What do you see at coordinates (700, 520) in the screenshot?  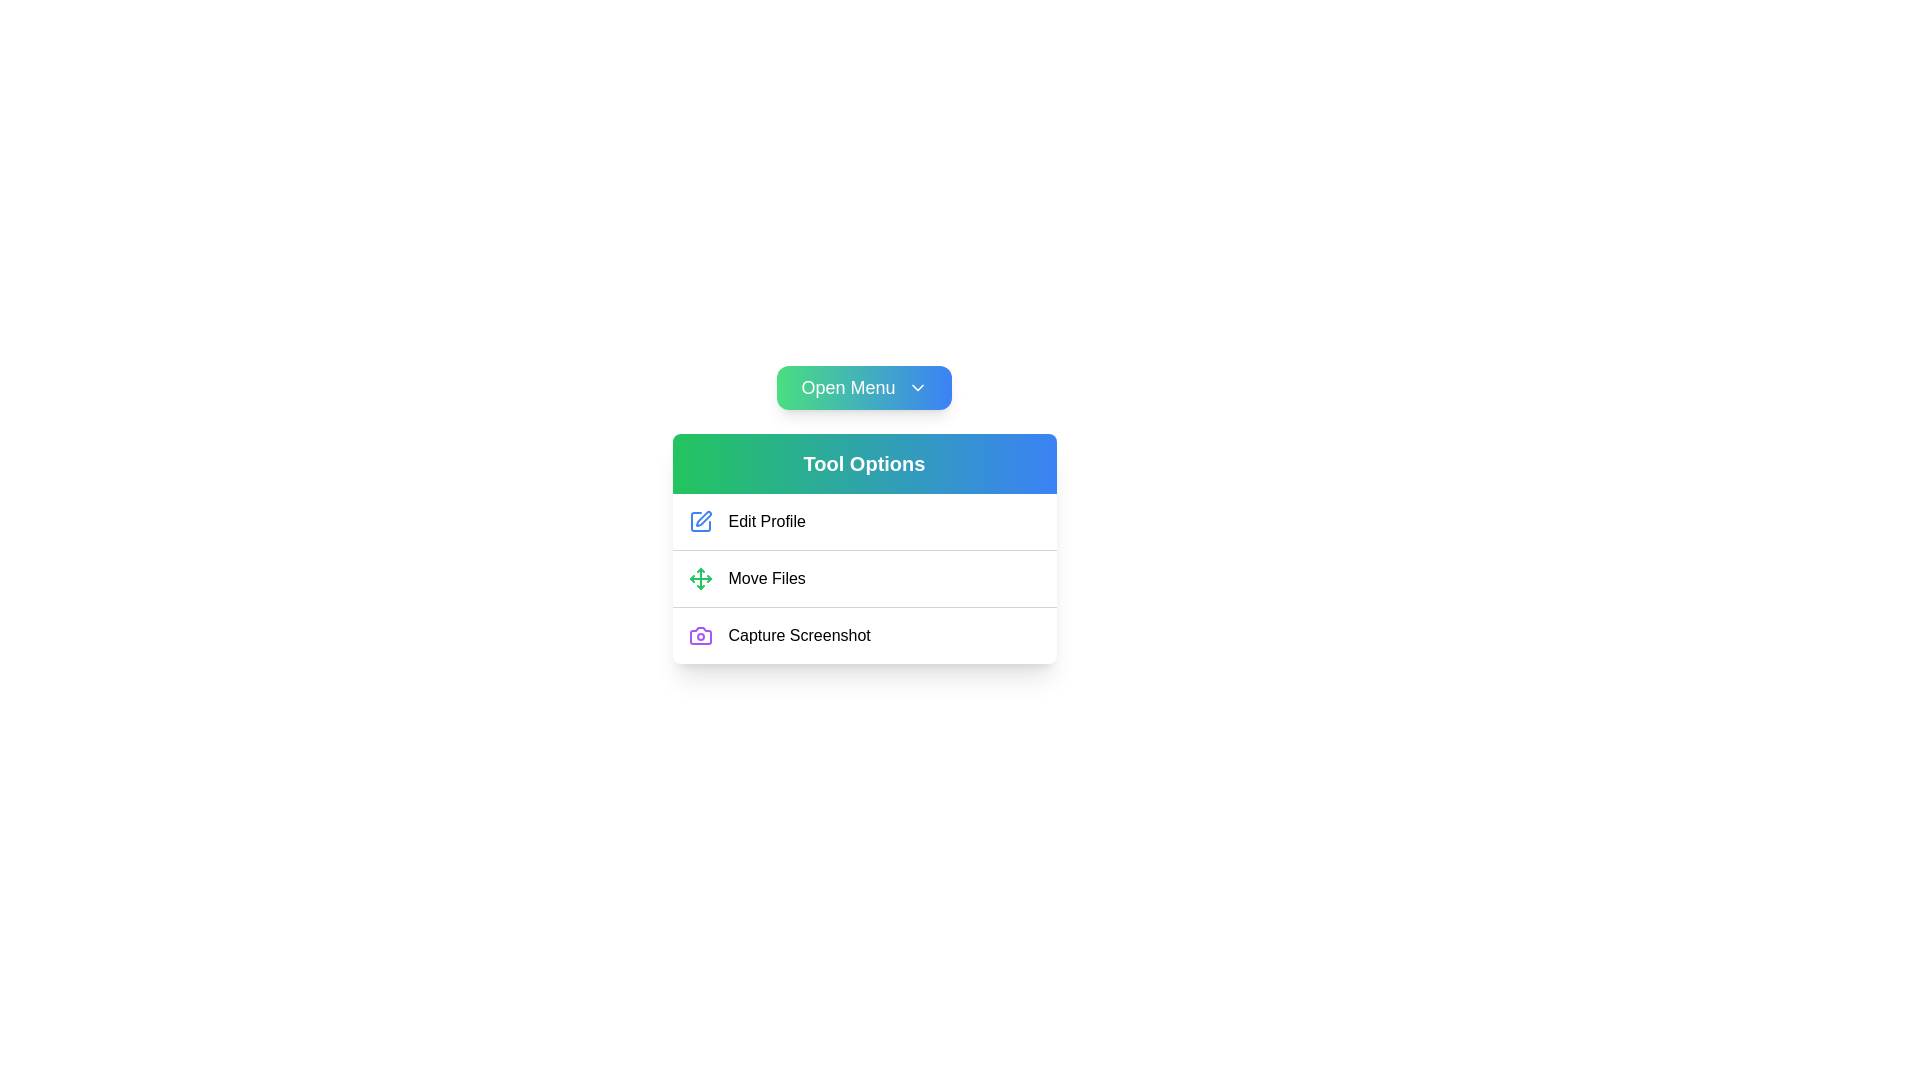 I see `the blue pen icon located to the left of the 'Edit Profile' text in the first option under the 'Tool Options' heading` at bounding box center [700, 520].